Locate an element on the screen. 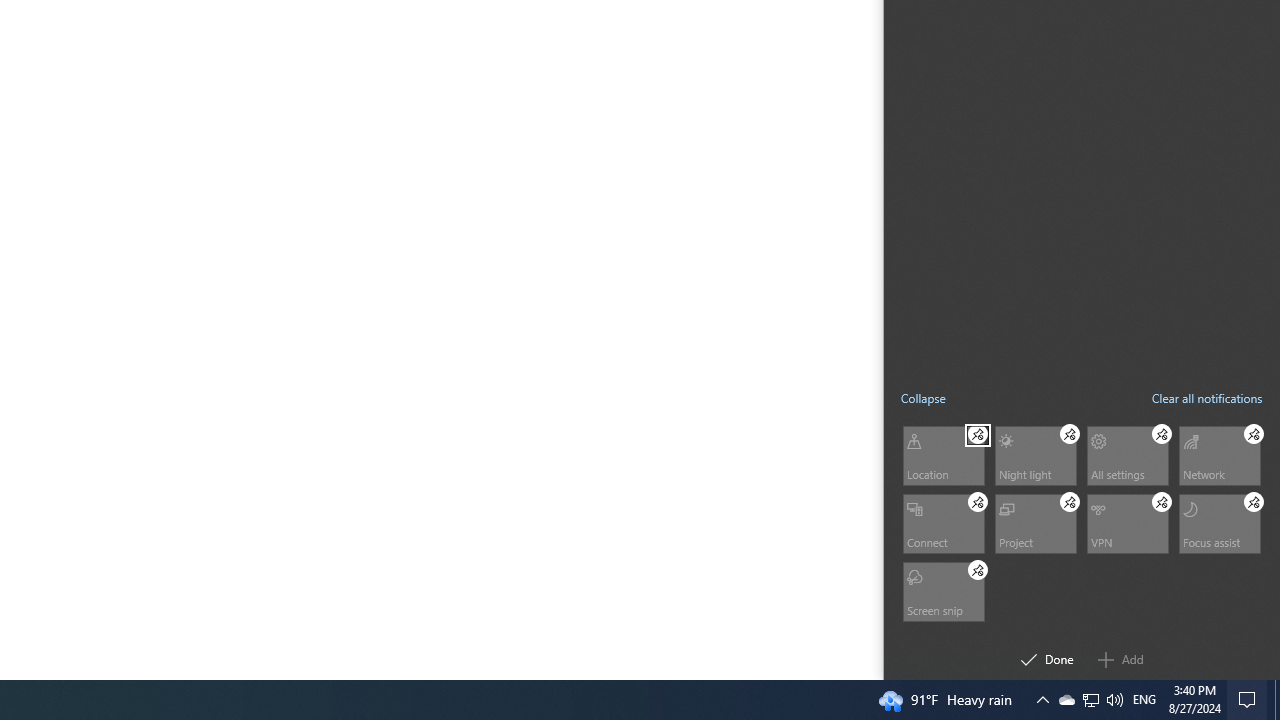  'VPN' is located at coordinates (1127, 522).